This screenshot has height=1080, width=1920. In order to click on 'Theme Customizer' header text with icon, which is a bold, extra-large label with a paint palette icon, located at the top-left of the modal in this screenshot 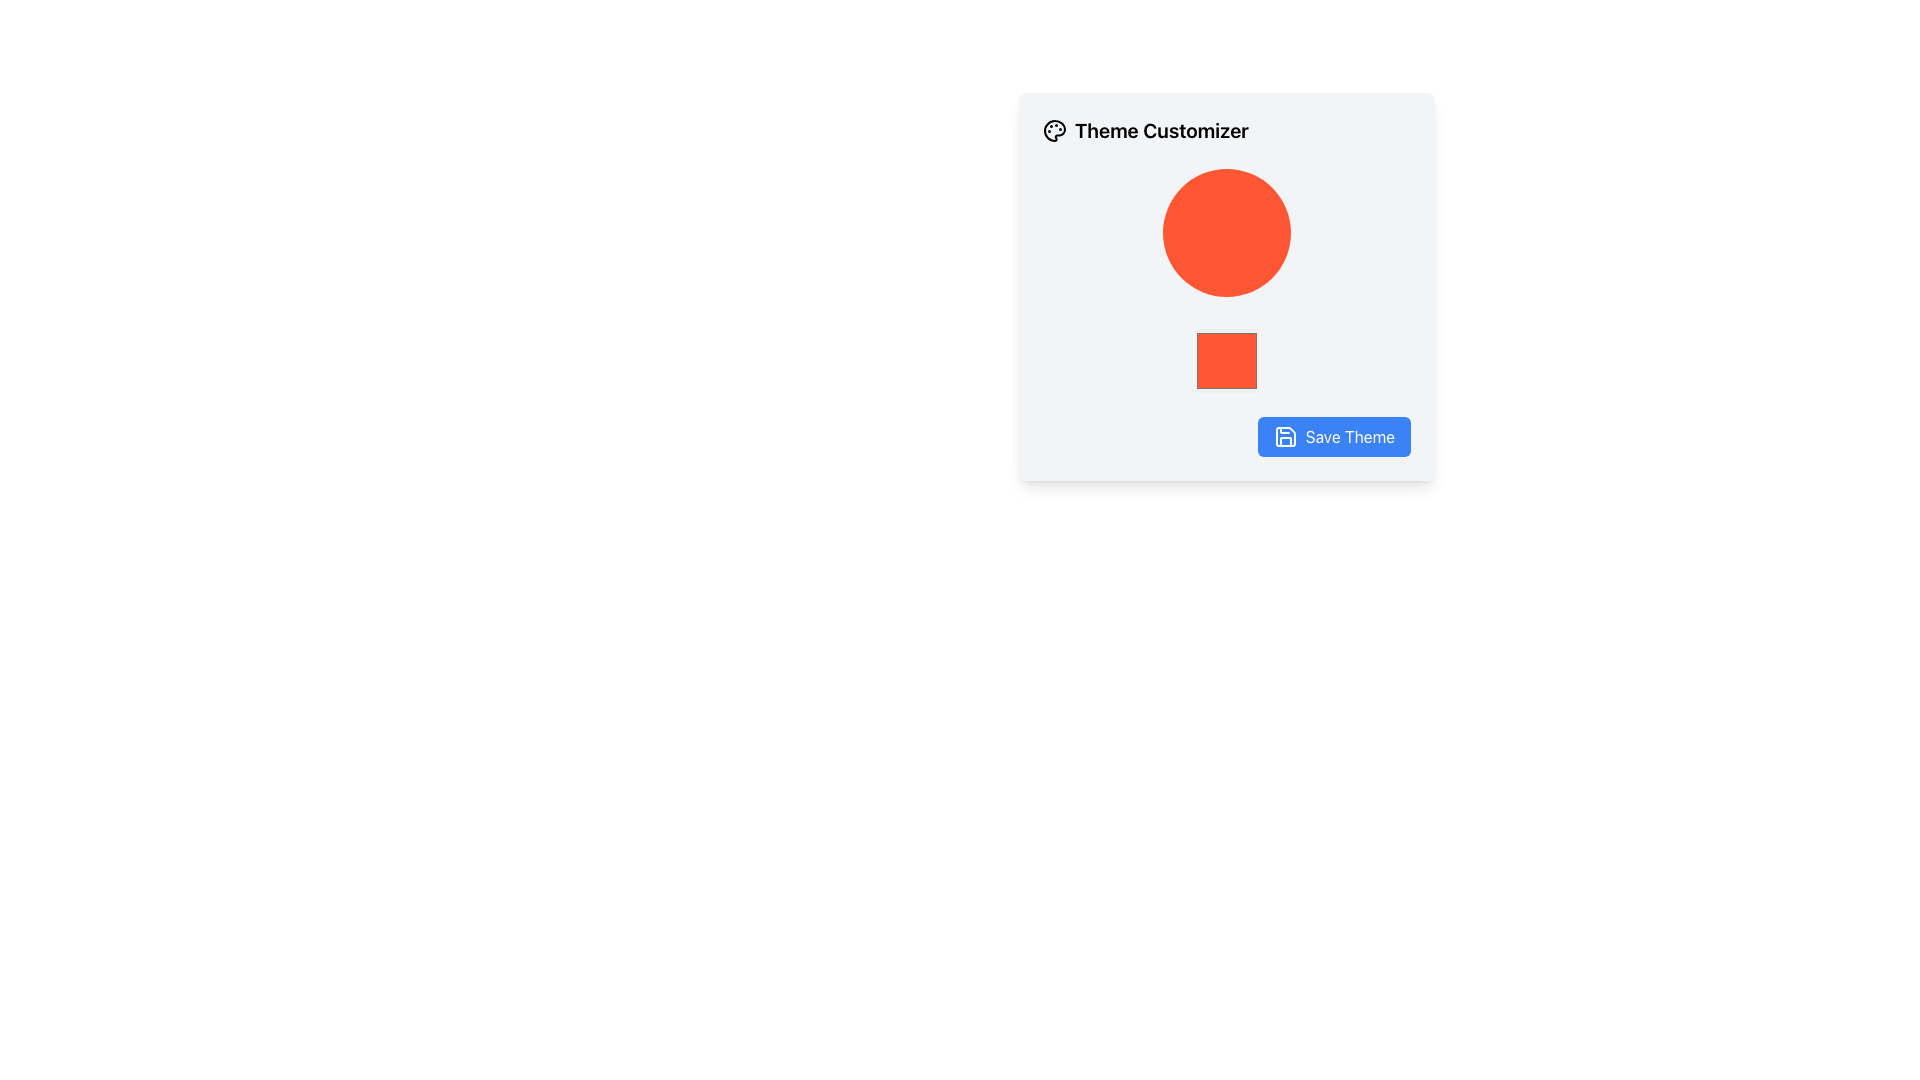, I will do `click(1145, 131)`.